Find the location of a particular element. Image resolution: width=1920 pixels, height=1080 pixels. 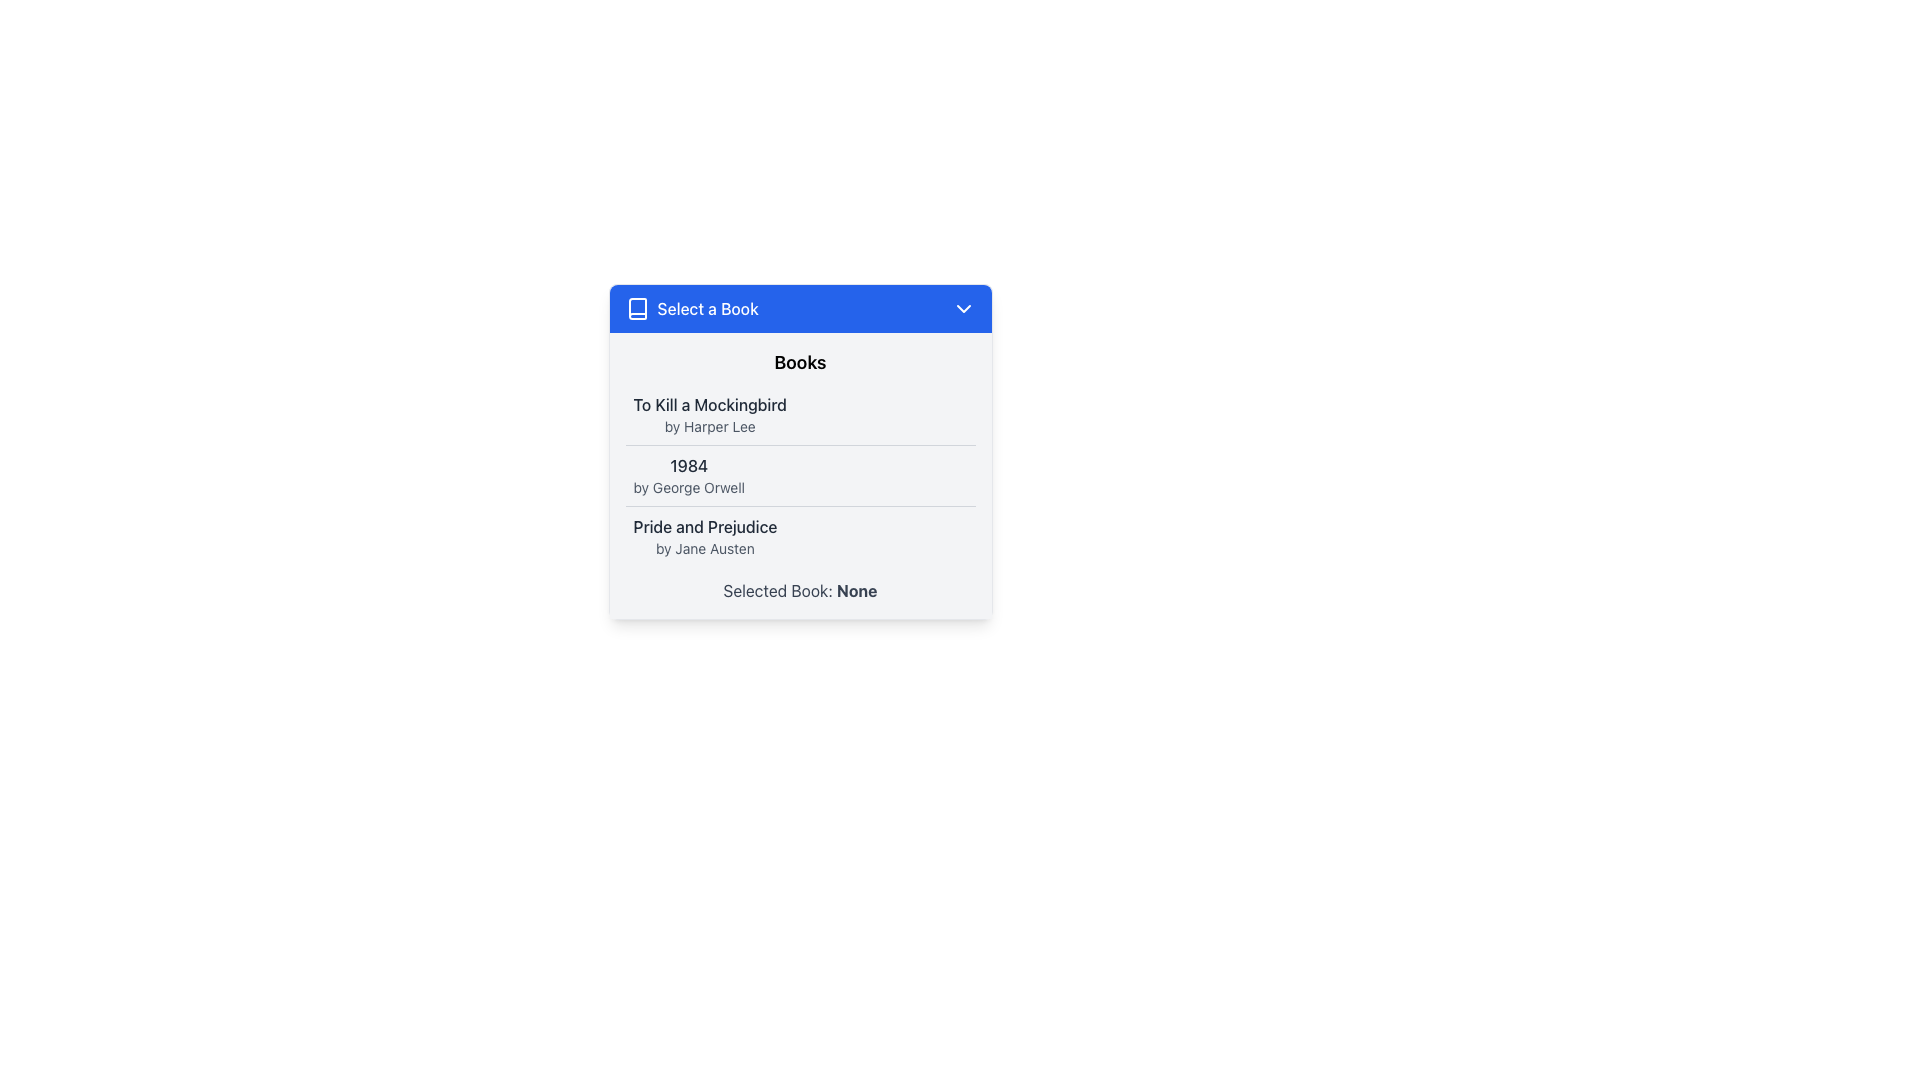

the third list item representing 'Pride and Prejudice' is located at coordinates (800, 535).